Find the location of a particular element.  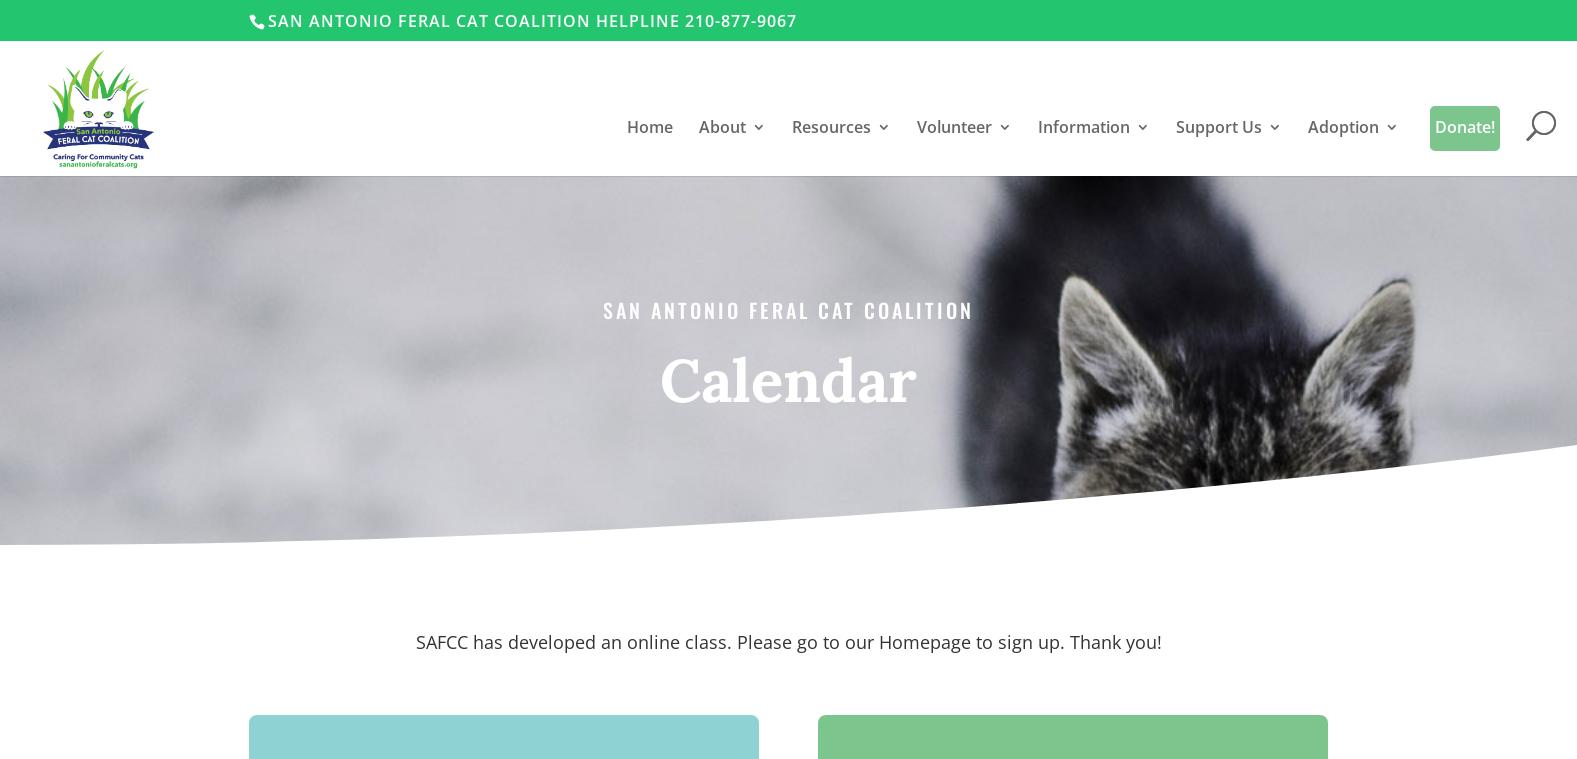

'Calendar' is located at coordinates (787, 380).